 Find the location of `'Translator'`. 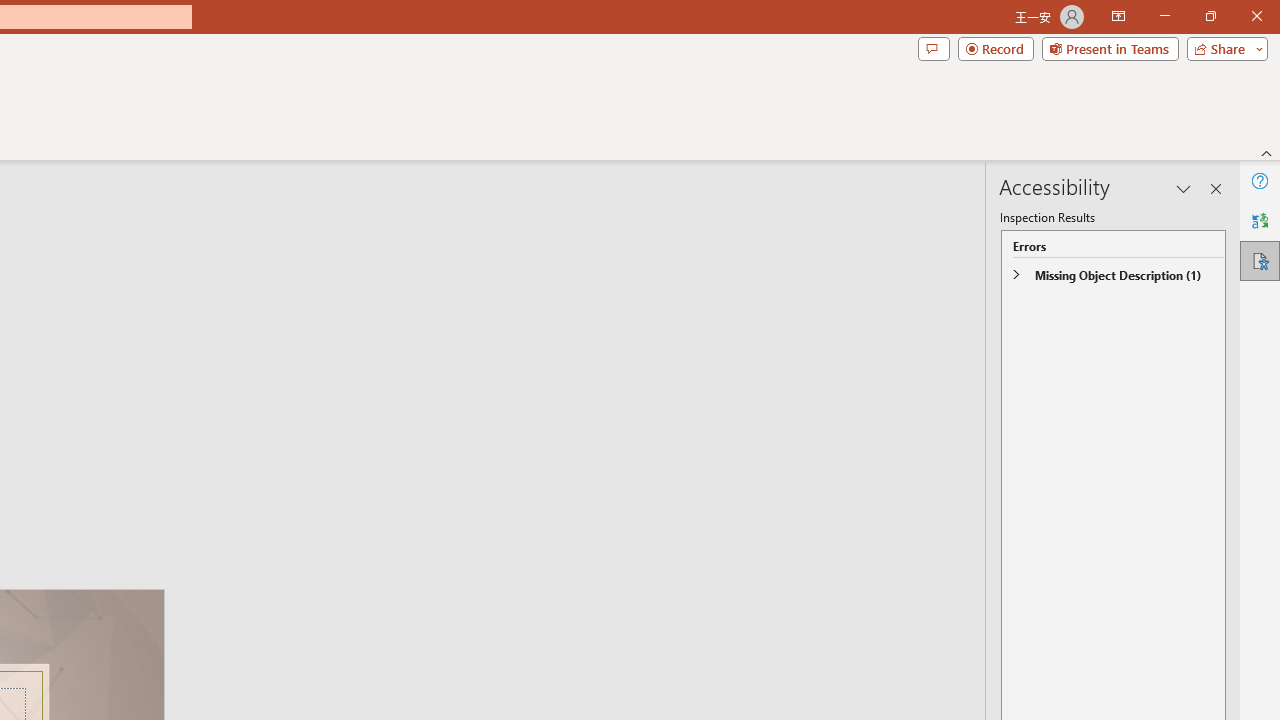

'Translator' is located at coordinates (1259, 221).